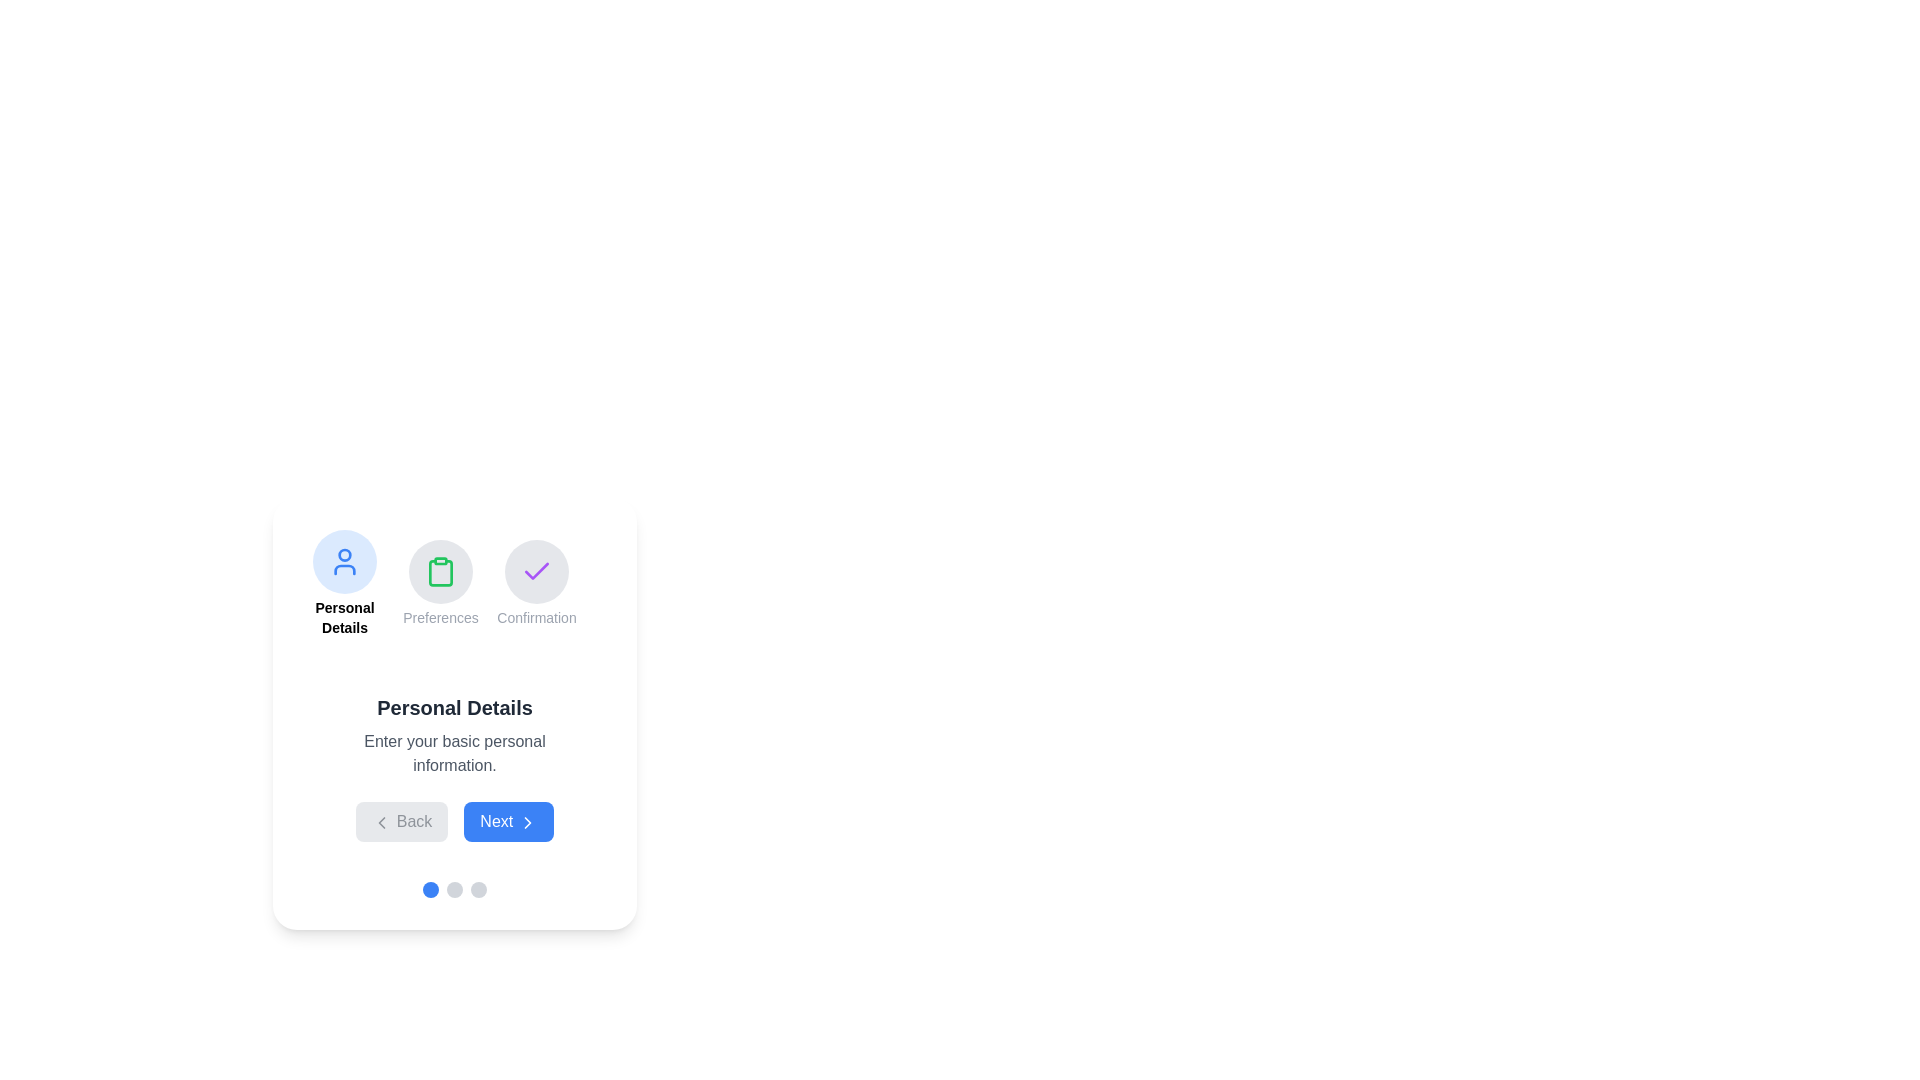 This screenshot has width=1920, height=1080. What do you see at coordinates (454, 889) in the screenshot?
I see `the middle gray dot of the Progress Indicator located at the bottom-center of the UI card` at bounding box center [454, 889].